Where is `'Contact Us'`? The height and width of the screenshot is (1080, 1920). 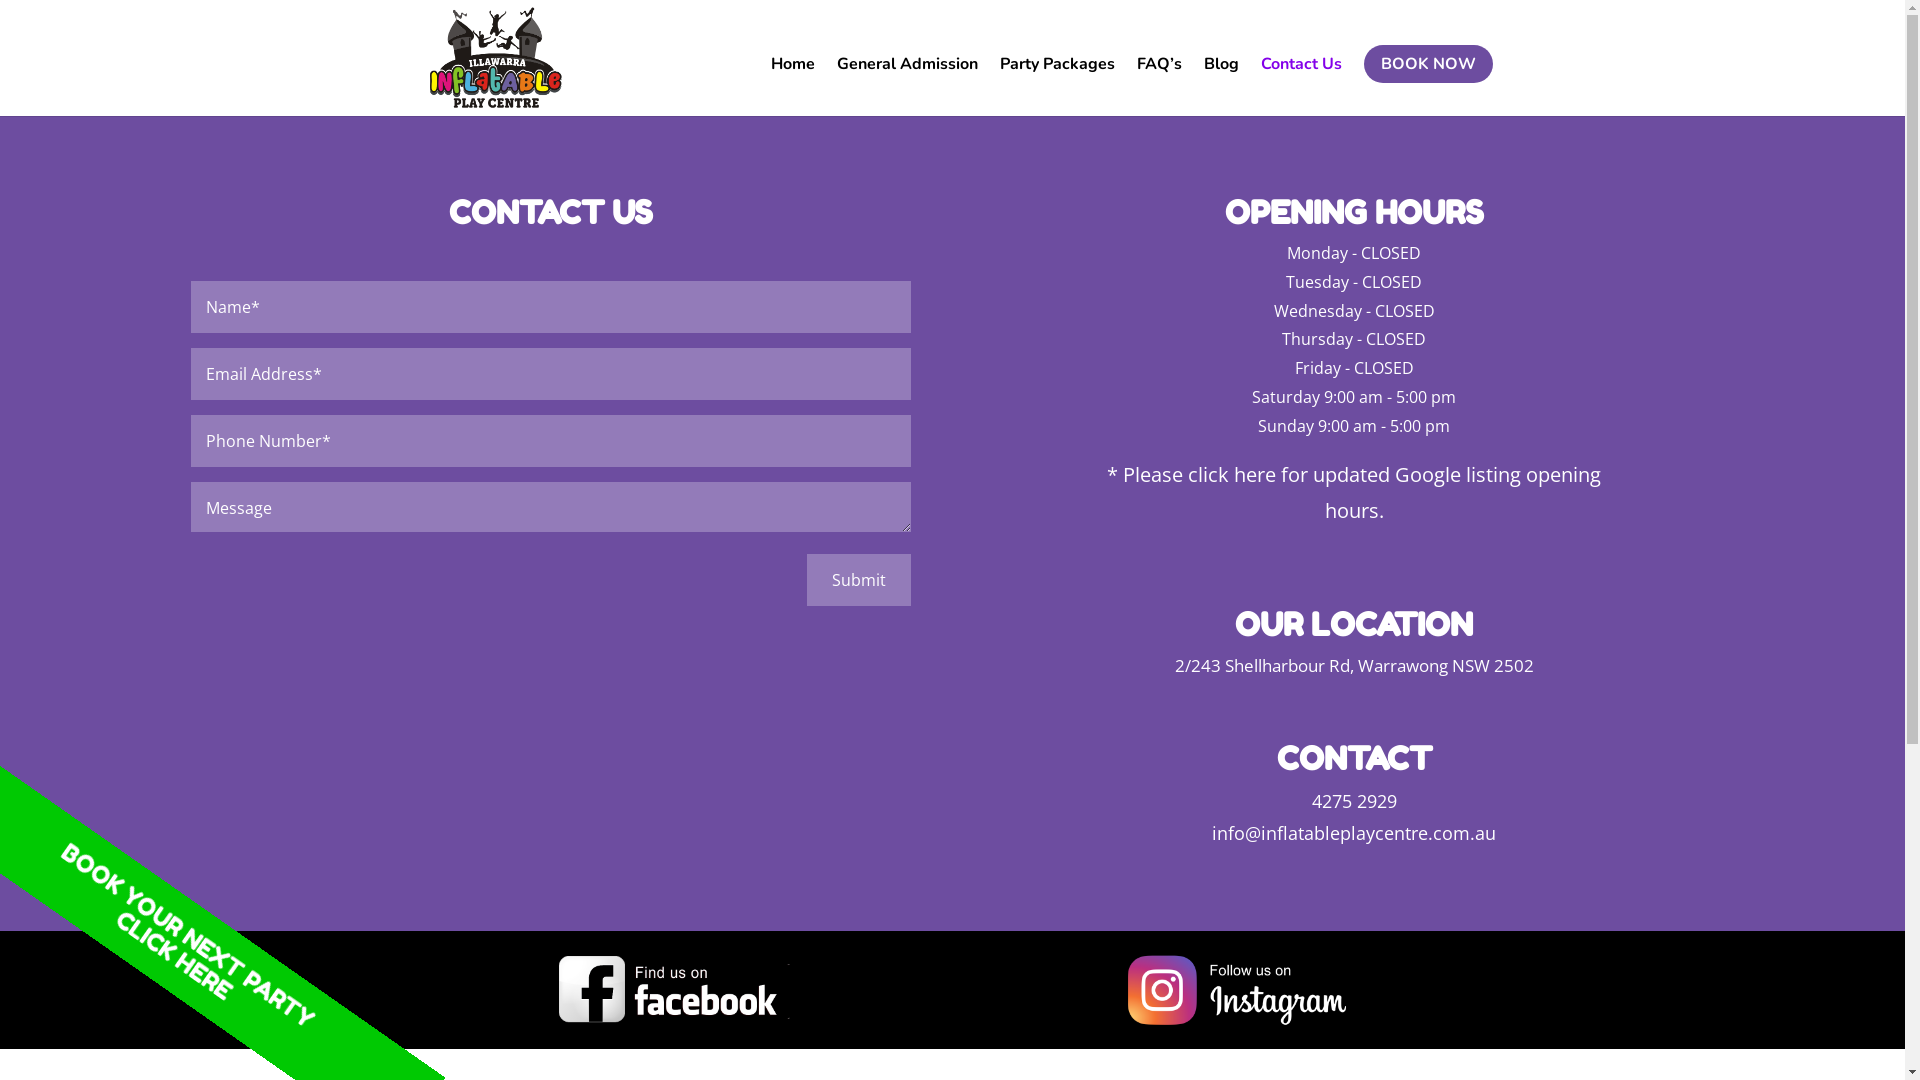
'Contact Us' is located at coordinates (1300, 85).